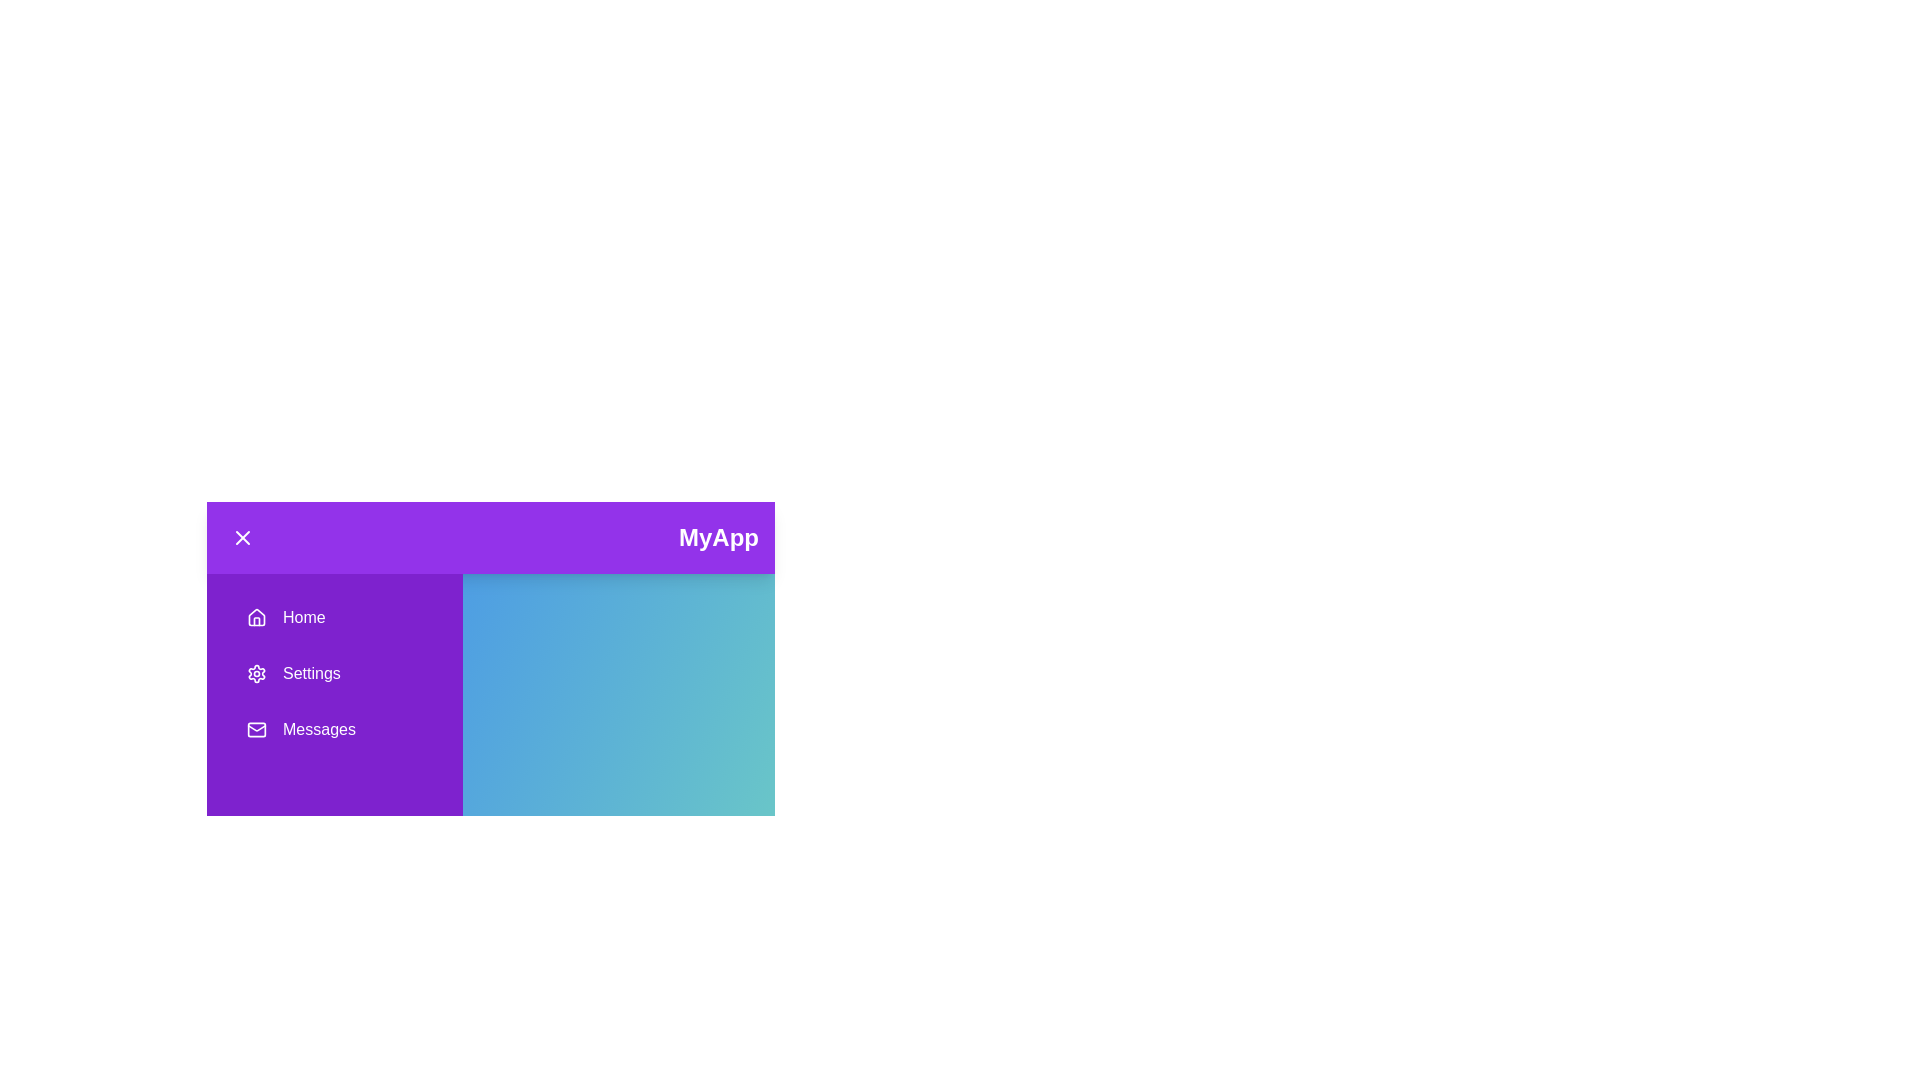 The image size is (1920, 1080). What do you see at coordinates (335, 616) in the screenshot?
I see `the 'Home' button in the navigation menu` at bounding box center [335, 616].